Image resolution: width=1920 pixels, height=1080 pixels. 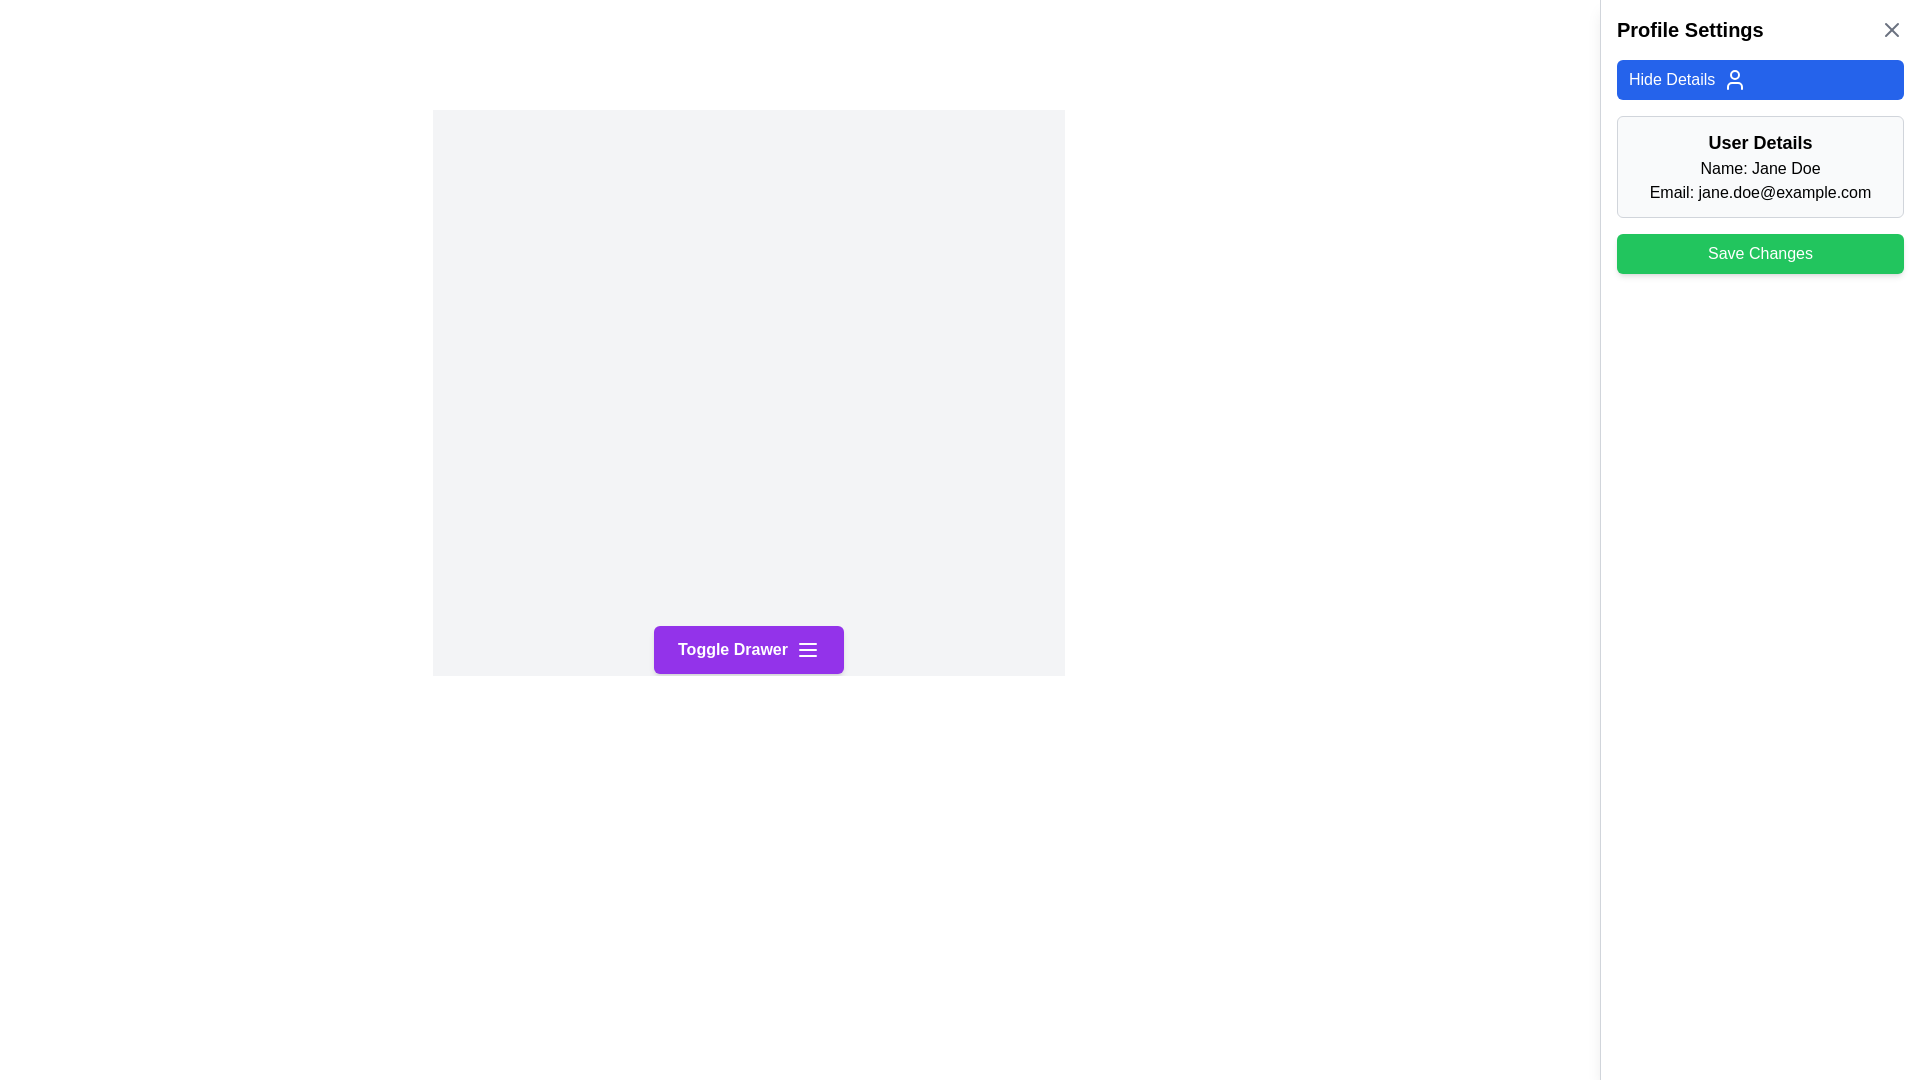 What do you see at coordinates (1734, 79) in the screenshot?
I see `the decorative user profile icon centered within the blue 'Hide Details' button located at the top of the profile settings sidebar` at bounding box center [1734, 79].